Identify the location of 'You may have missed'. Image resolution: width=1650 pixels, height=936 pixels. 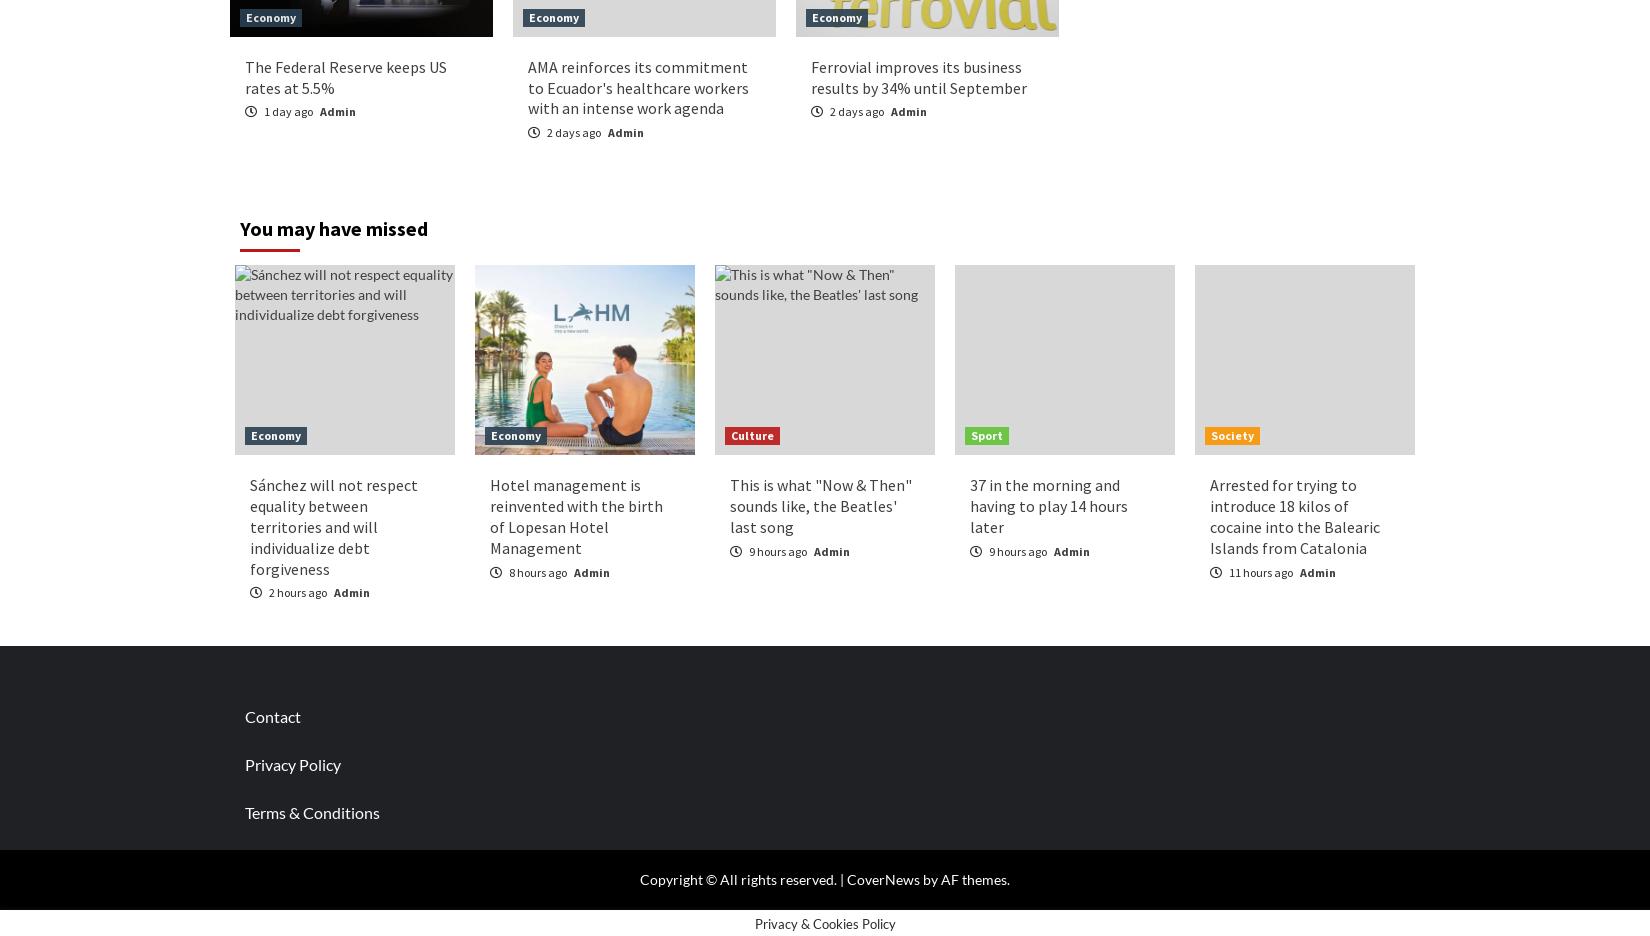
(333, 228).